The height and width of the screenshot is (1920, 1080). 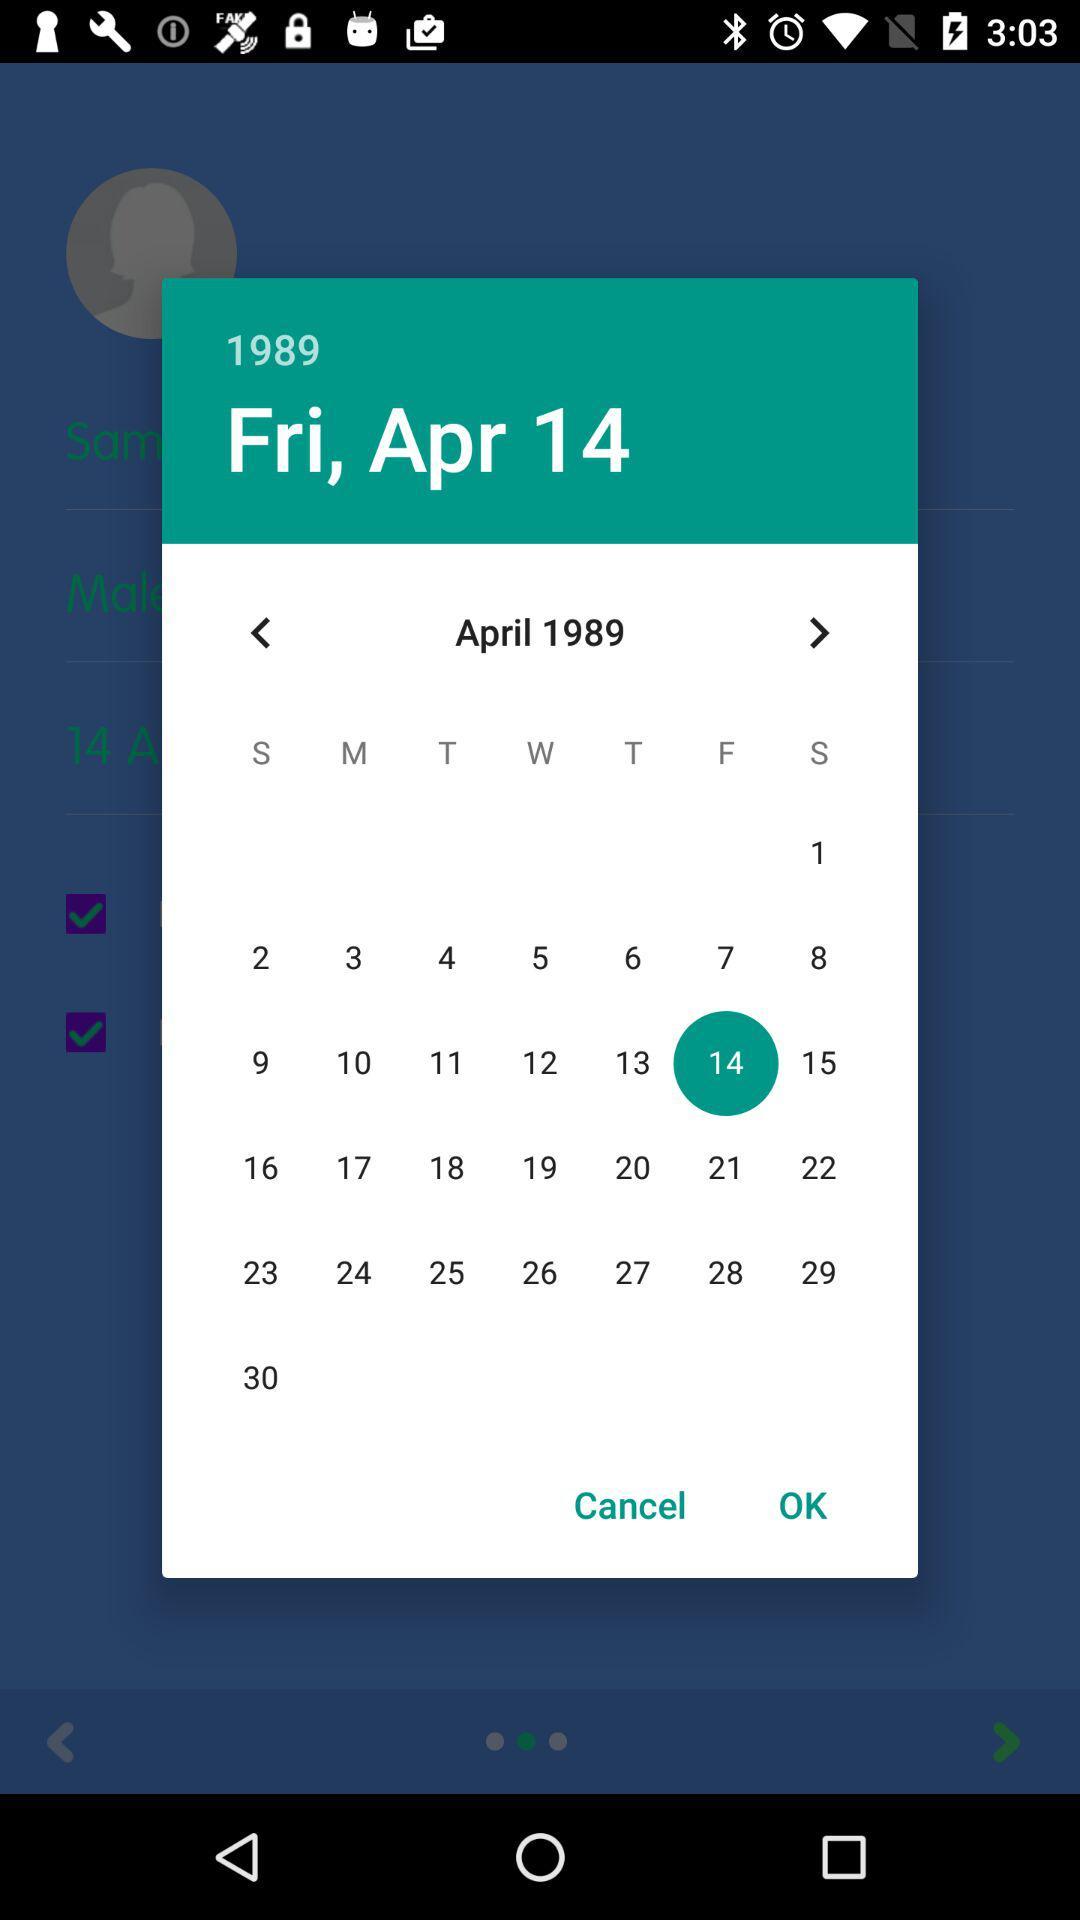 I want to click on 1989 item, so click(x=540, y=327).